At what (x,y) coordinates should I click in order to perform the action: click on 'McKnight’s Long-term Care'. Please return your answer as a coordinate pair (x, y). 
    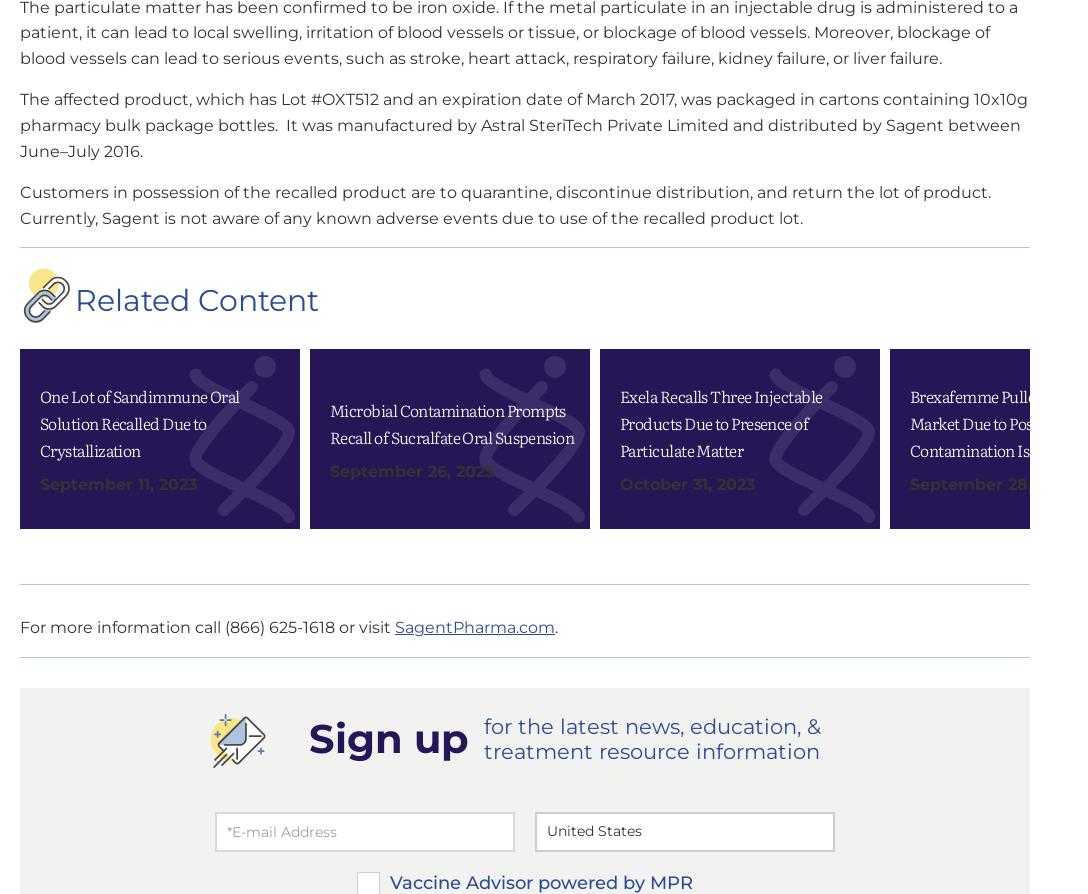
    Looking at the image, I should click on (819, 339).